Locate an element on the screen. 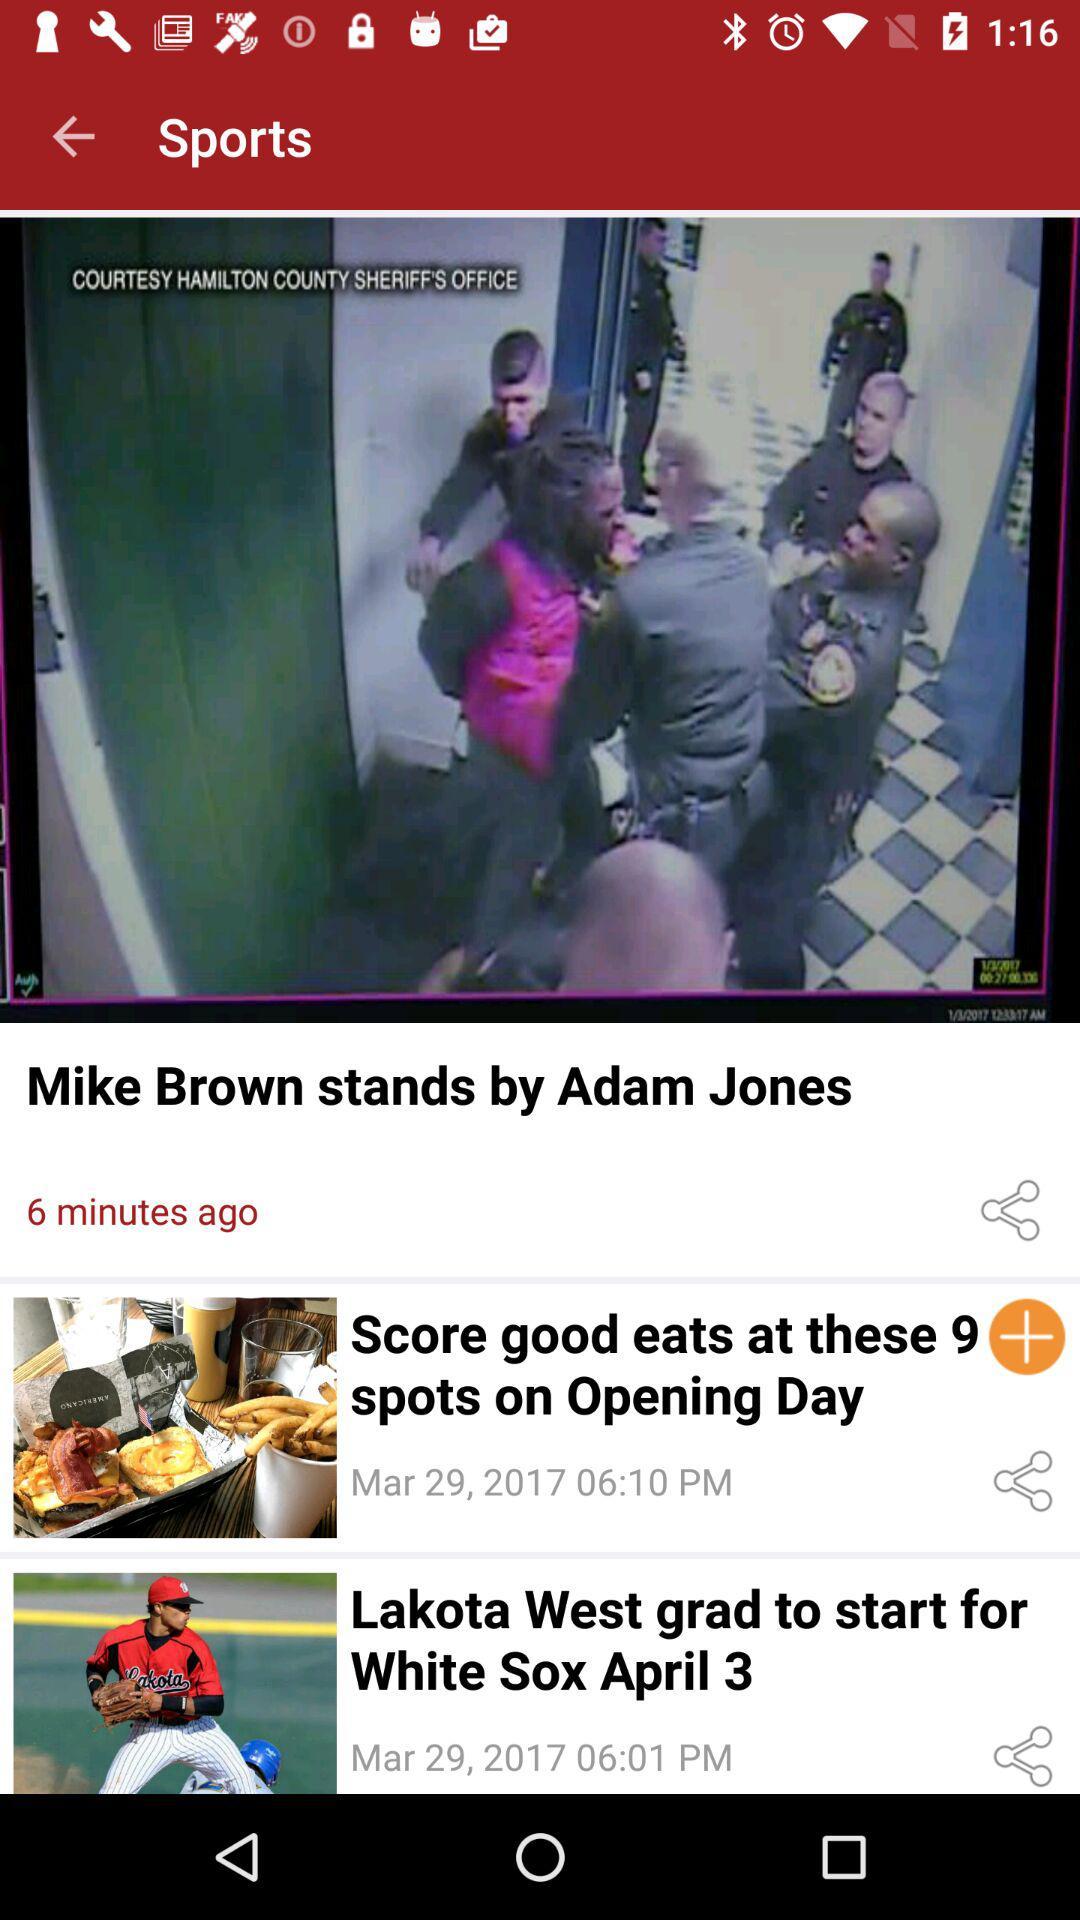  item next to sports icon is located at coordinates (72, 135).